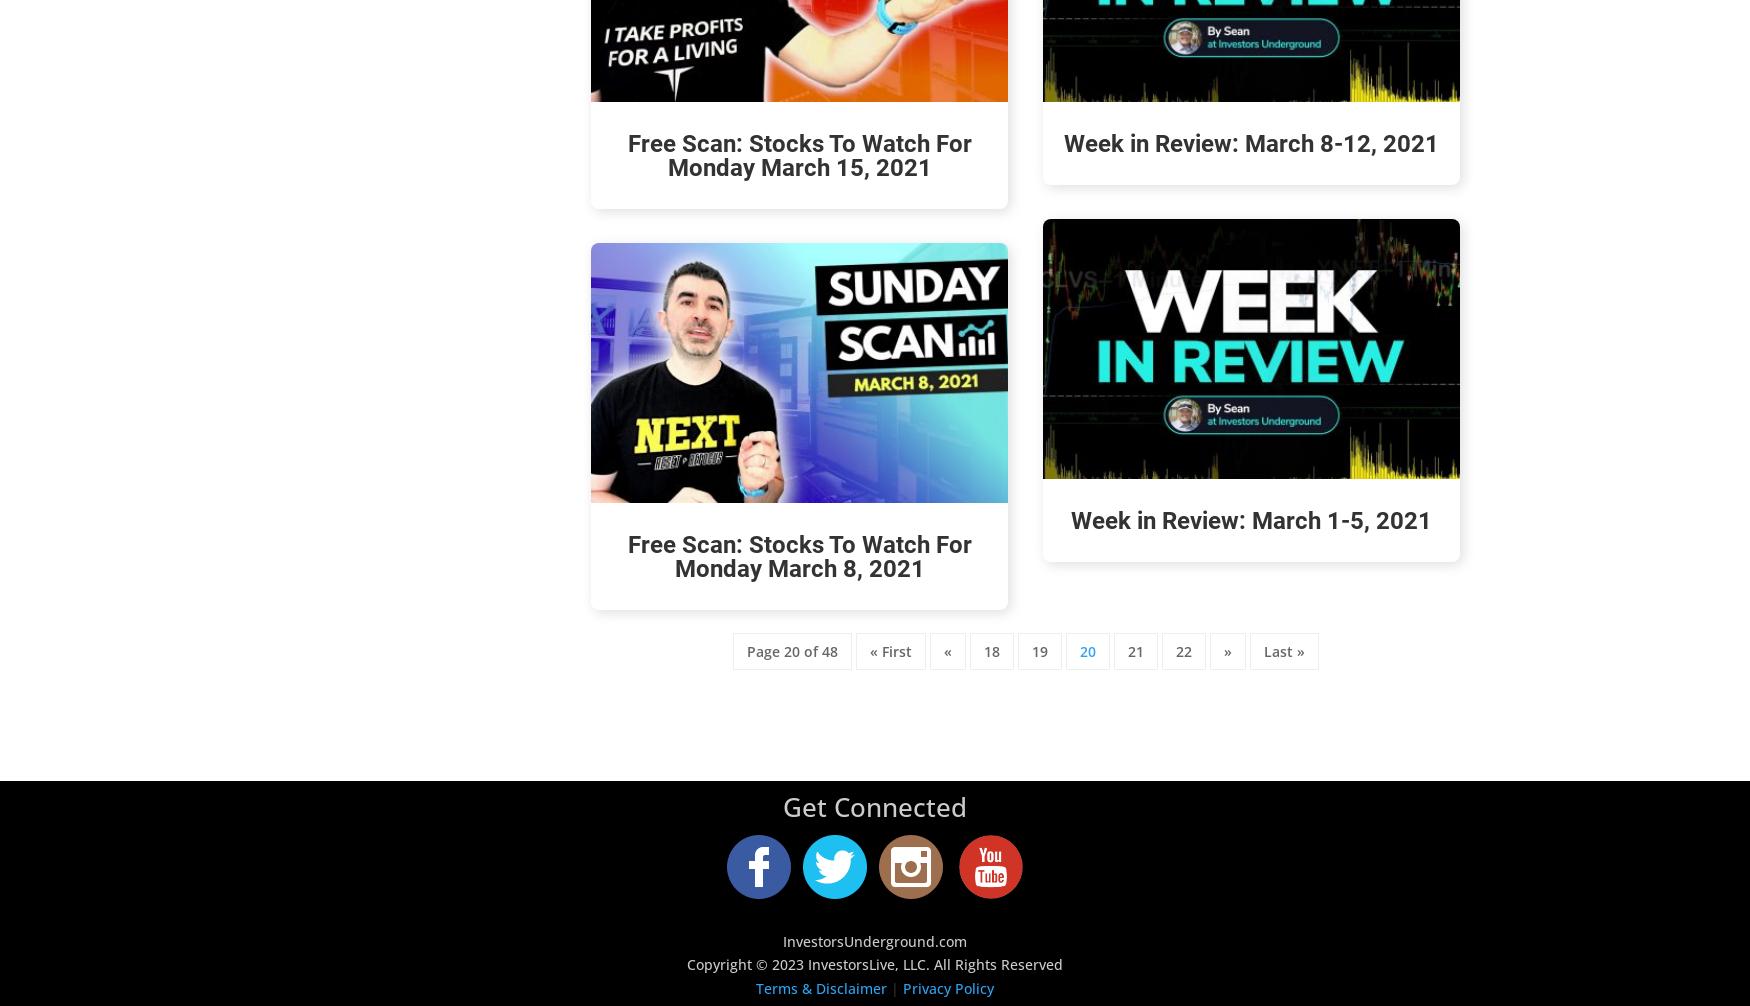 This screenshot has height=1006, width=1750. Describe the element at coordinates (686, 963) in the screenshot. I see `'Copyright © 2023 InvestorsLive, LLC. All Rights Reserved'` at that location.